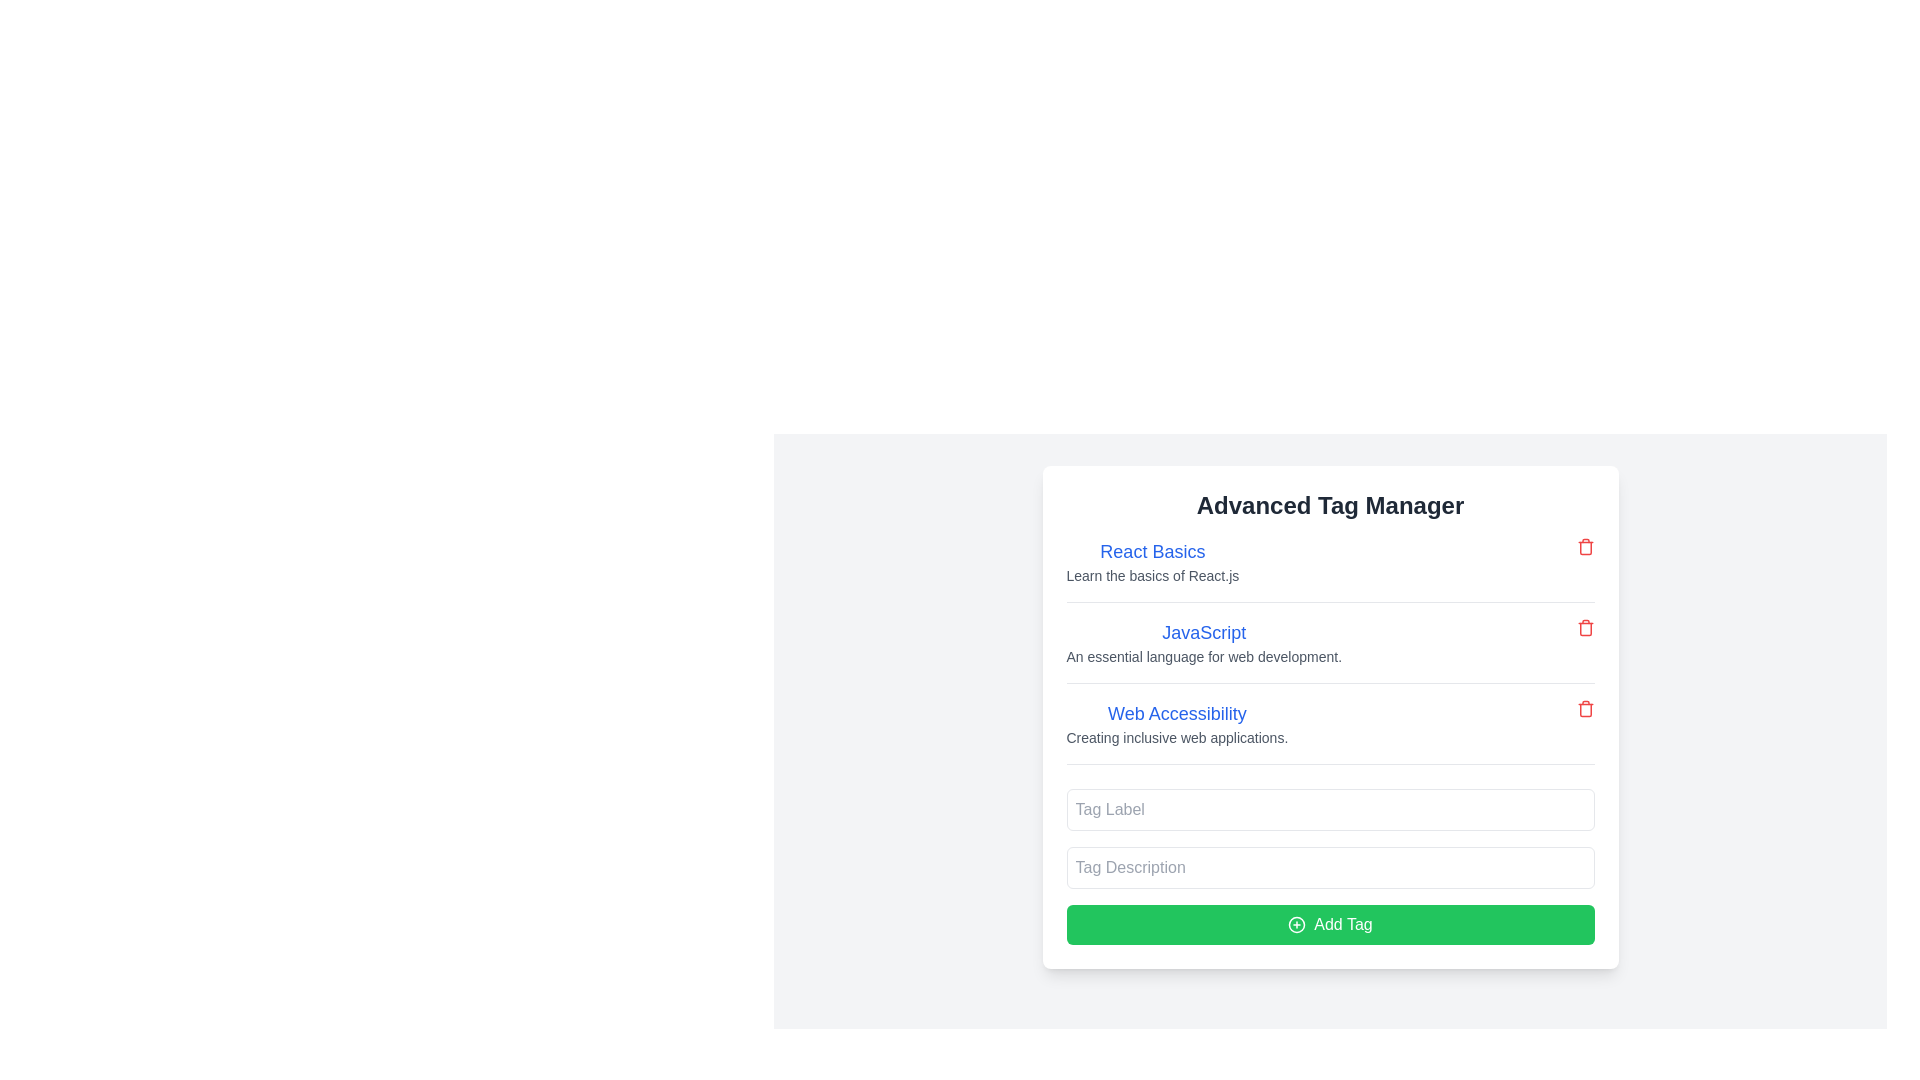 Image resolution: width=1920 pixels, height=1080 pixels. I want to click on contents of the Text Label displaying 'React Basics' that is styled in large, bold blue font and located within the 'Advanced Tag Manager' group, so click(1152, 551).